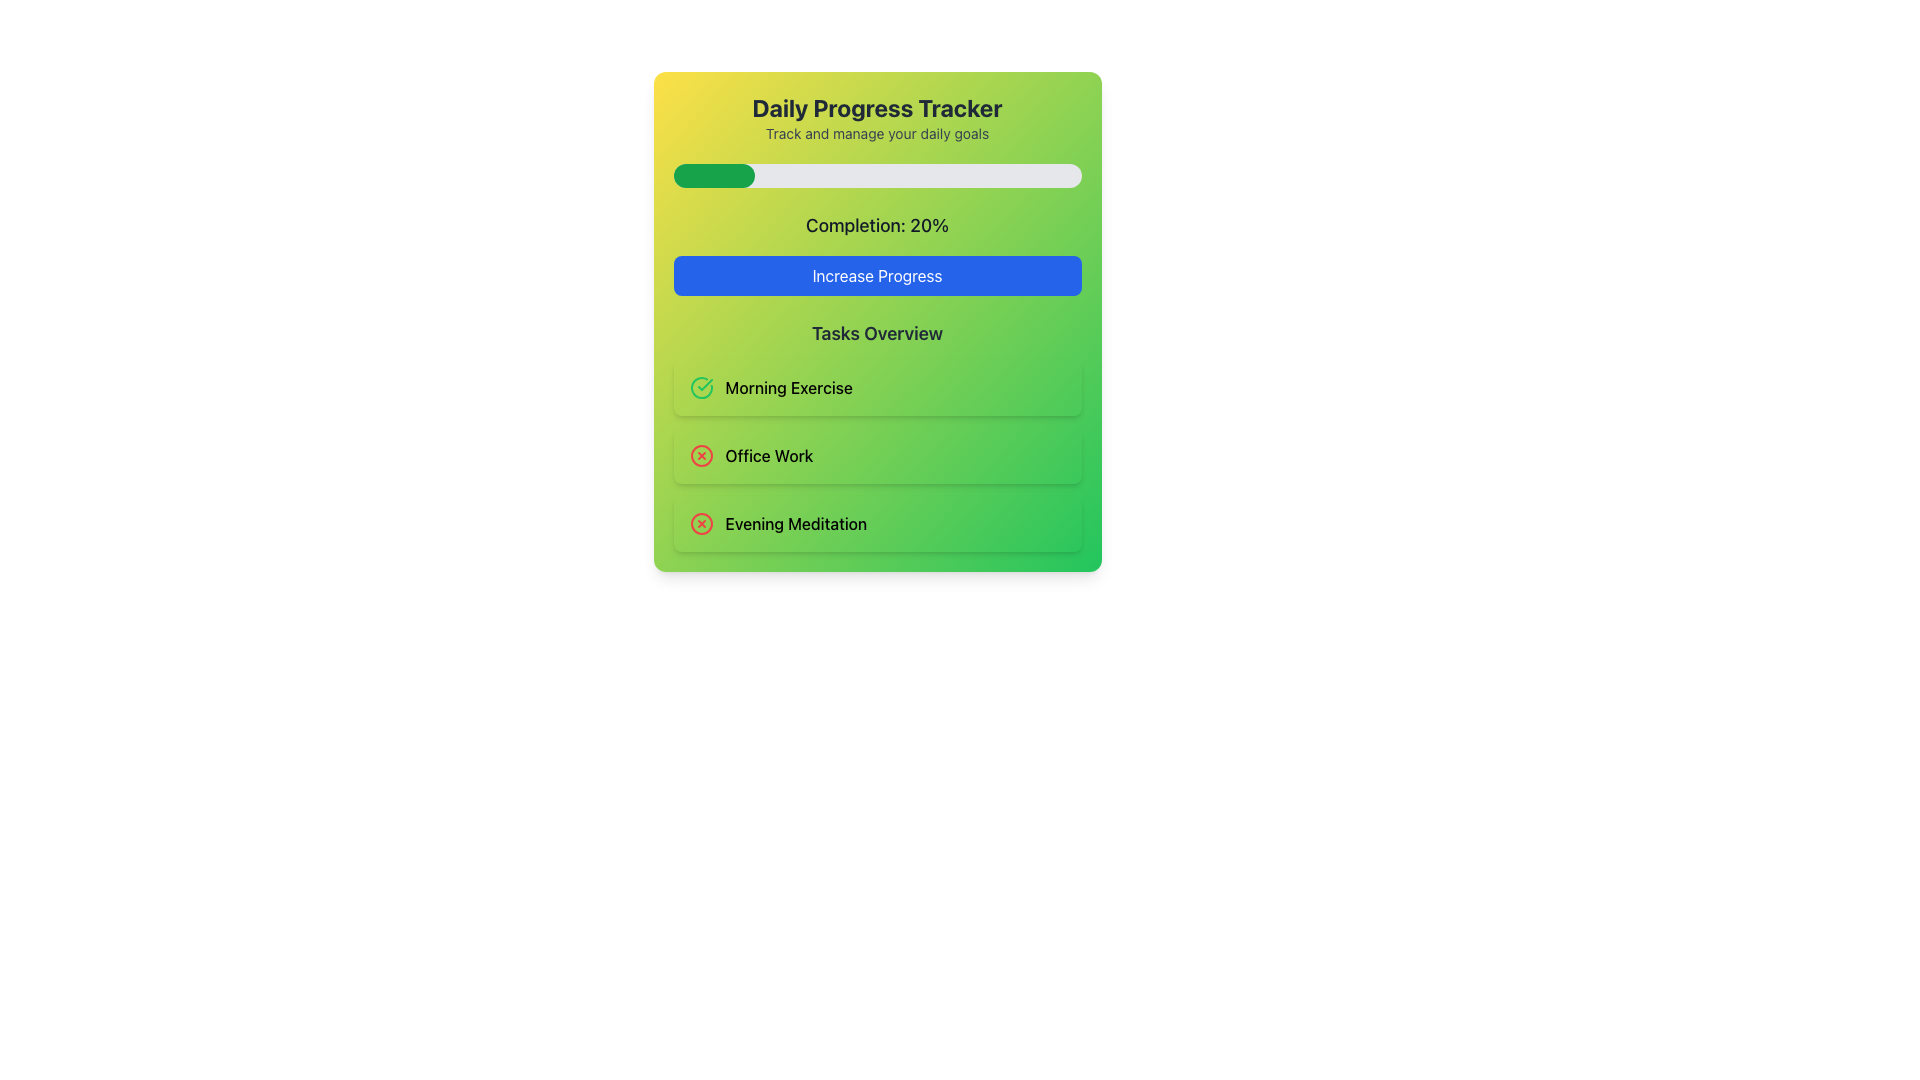  Describe the element at coordinates (701, 455) in the screenshot. I see `the circular error icon with a red cross, located to the left of the 'Office Work' label in the task list` at that location.